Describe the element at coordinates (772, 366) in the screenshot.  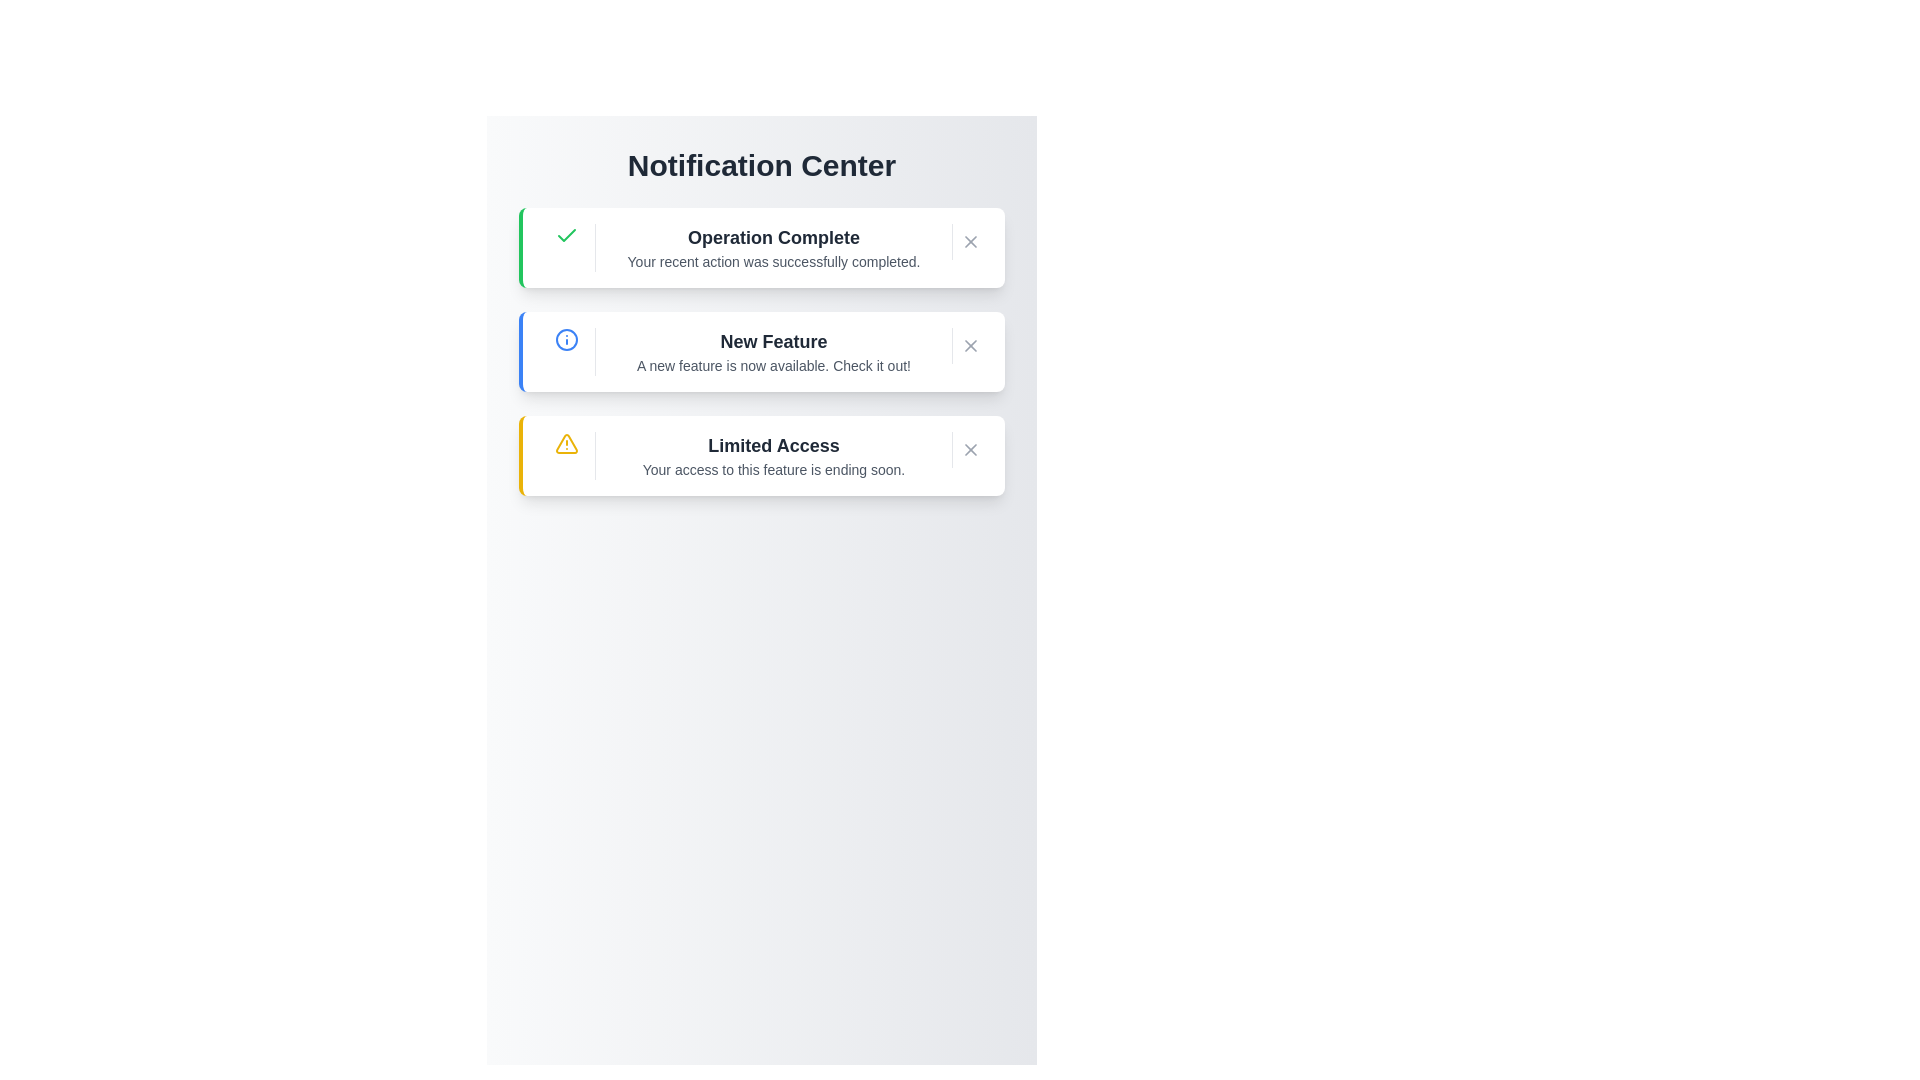
I see `the informational text located within the notification block, which is styled in a smaller font size and light gray color, situated directly below the bolded title 'New Feature'` at that location.